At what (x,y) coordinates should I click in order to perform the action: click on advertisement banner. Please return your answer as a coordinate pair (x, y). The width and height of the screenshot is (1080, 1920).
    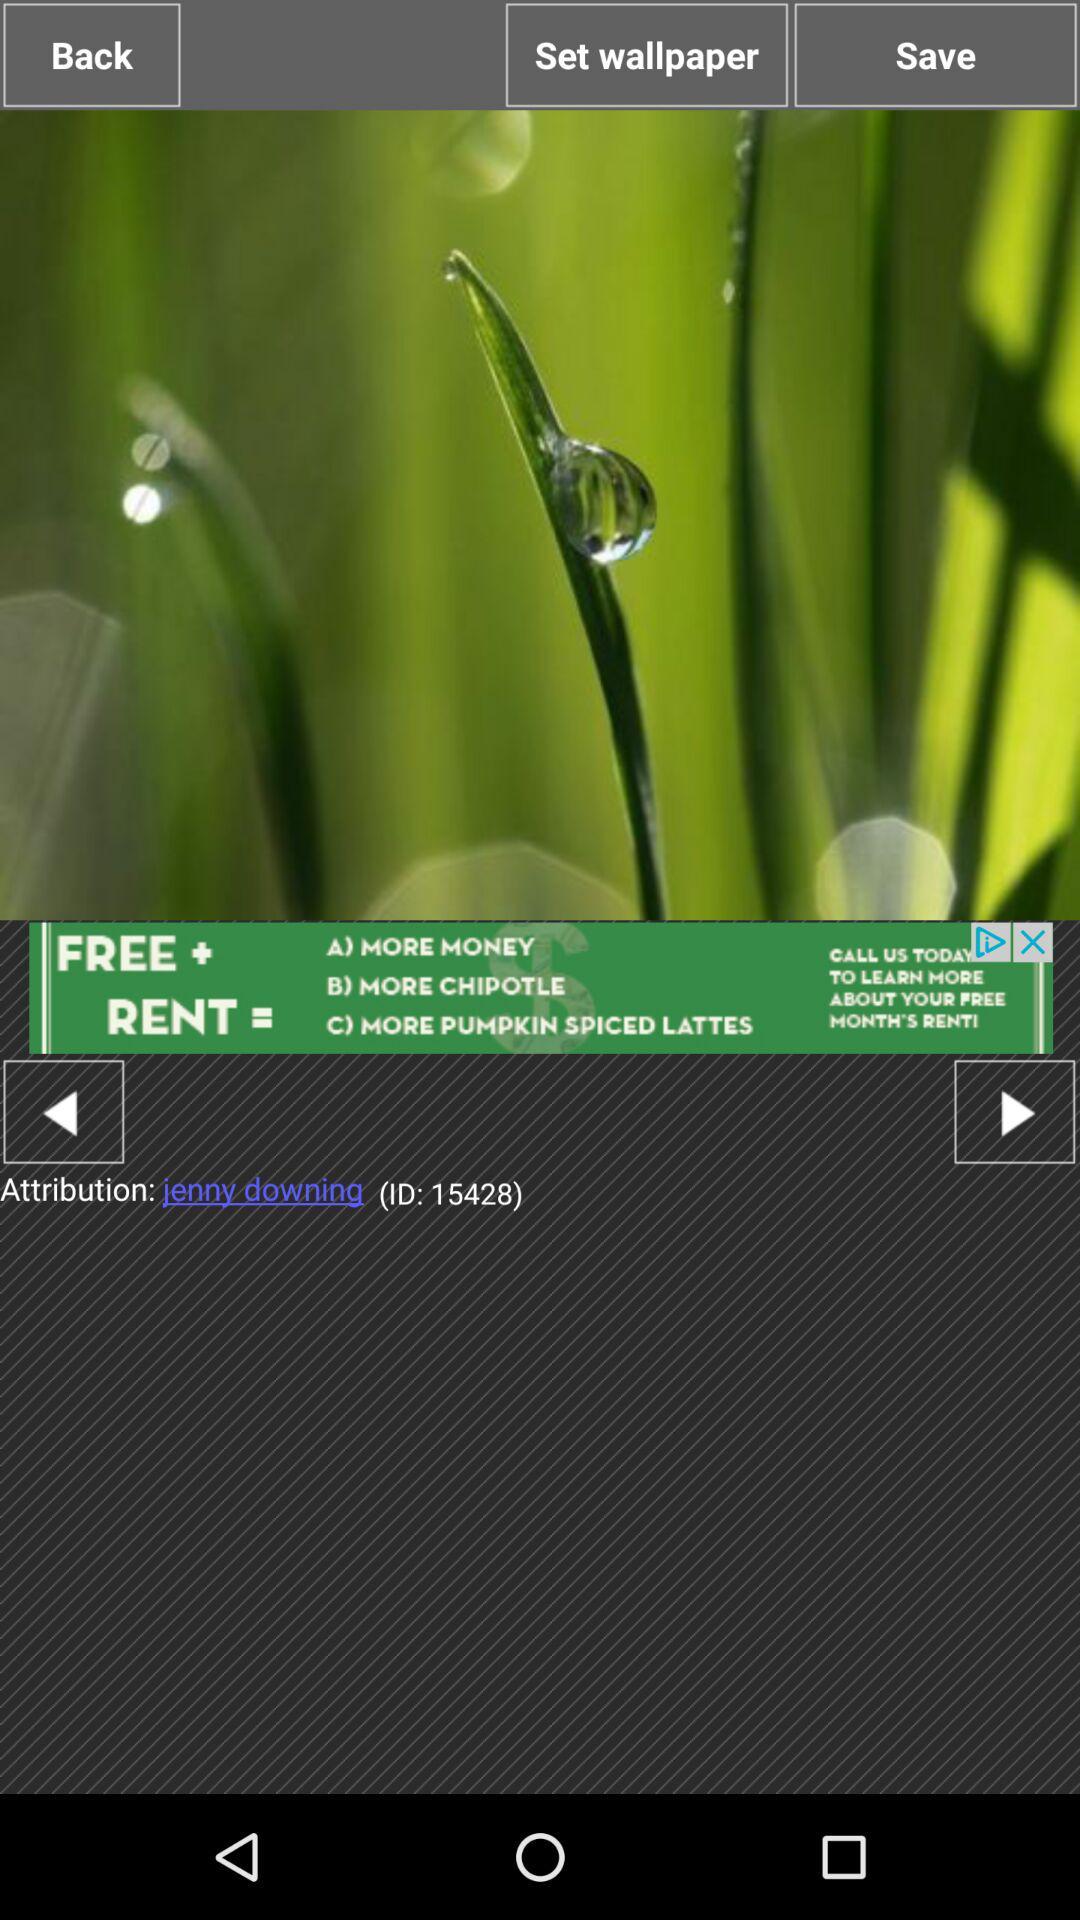
    Looking at the image, I should click on (540, 988).